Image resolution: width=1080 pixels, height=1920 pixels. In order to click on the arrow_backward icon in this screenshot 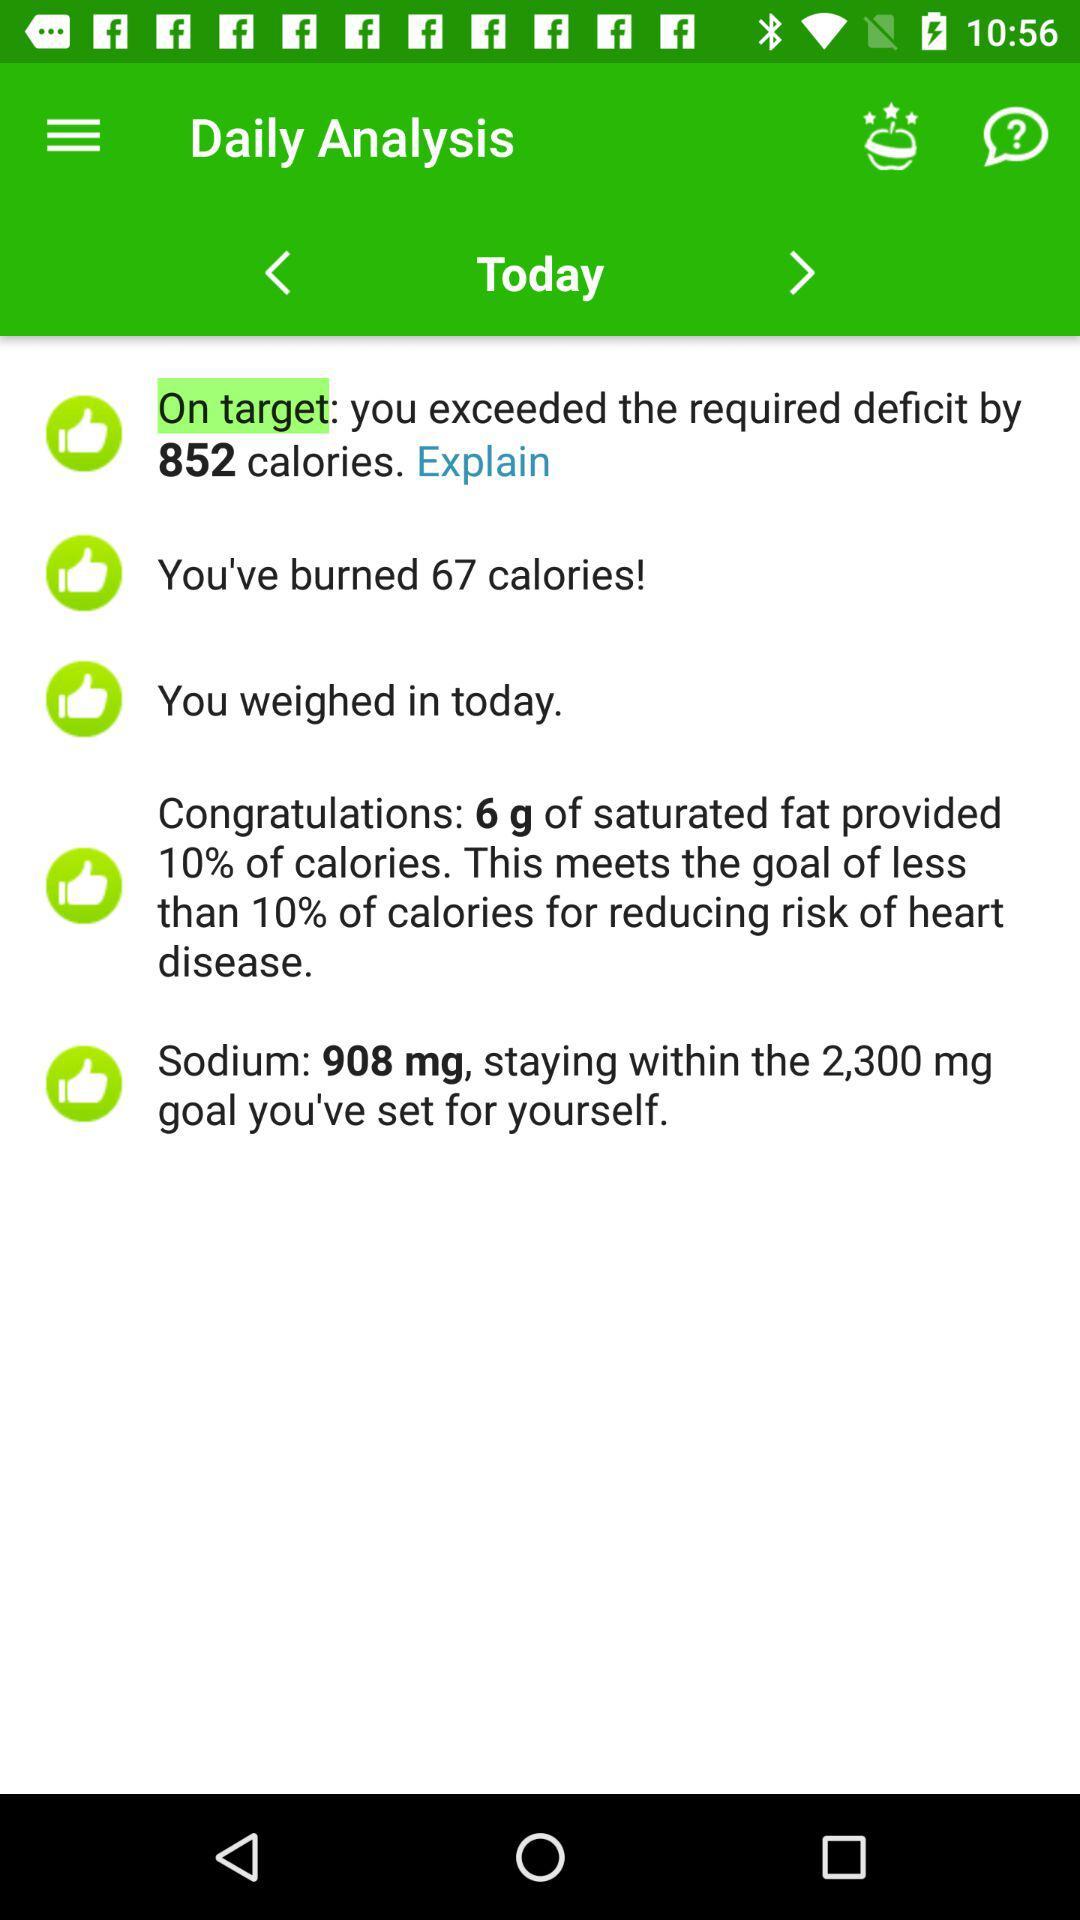, I will do `click(277, 272)`.